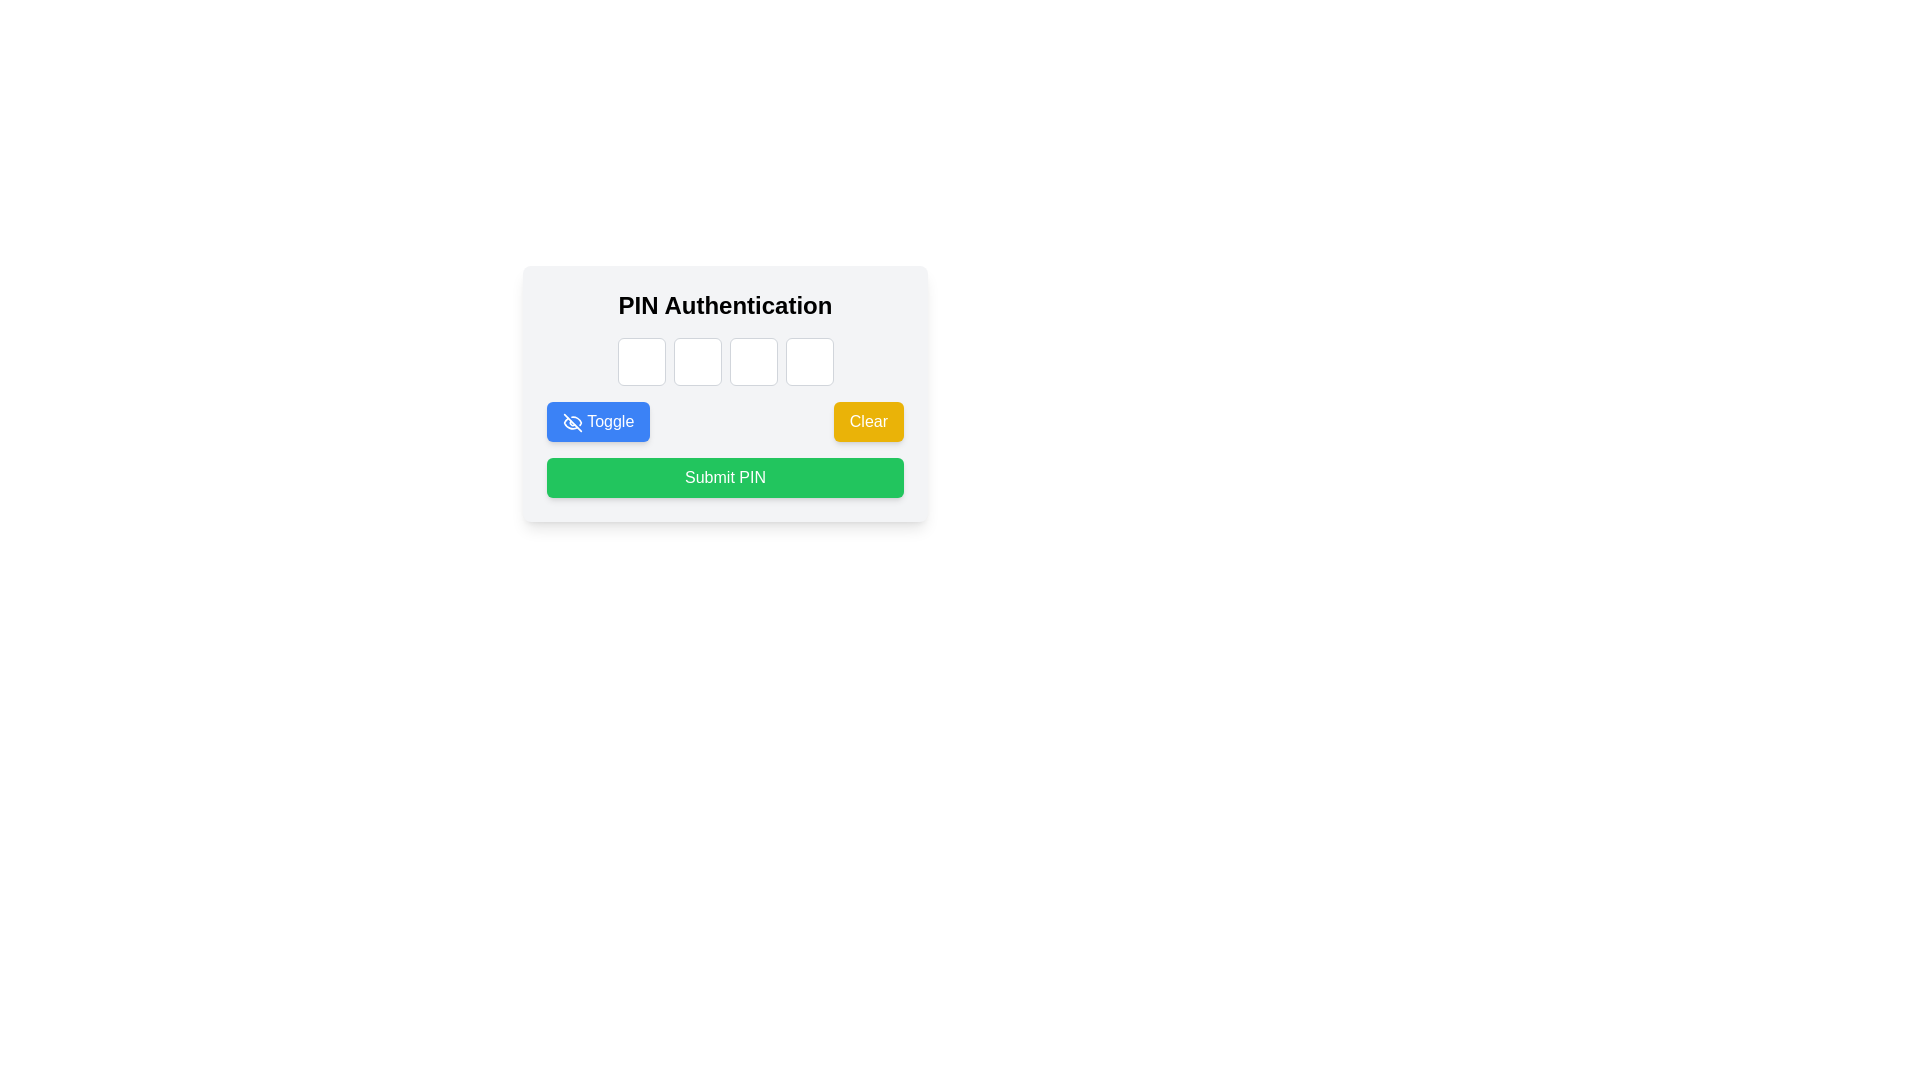 The image size is (1920, 1080). I want to click on the specific field in the Input field group for PIN entry to focus on it, so click(724, 362).